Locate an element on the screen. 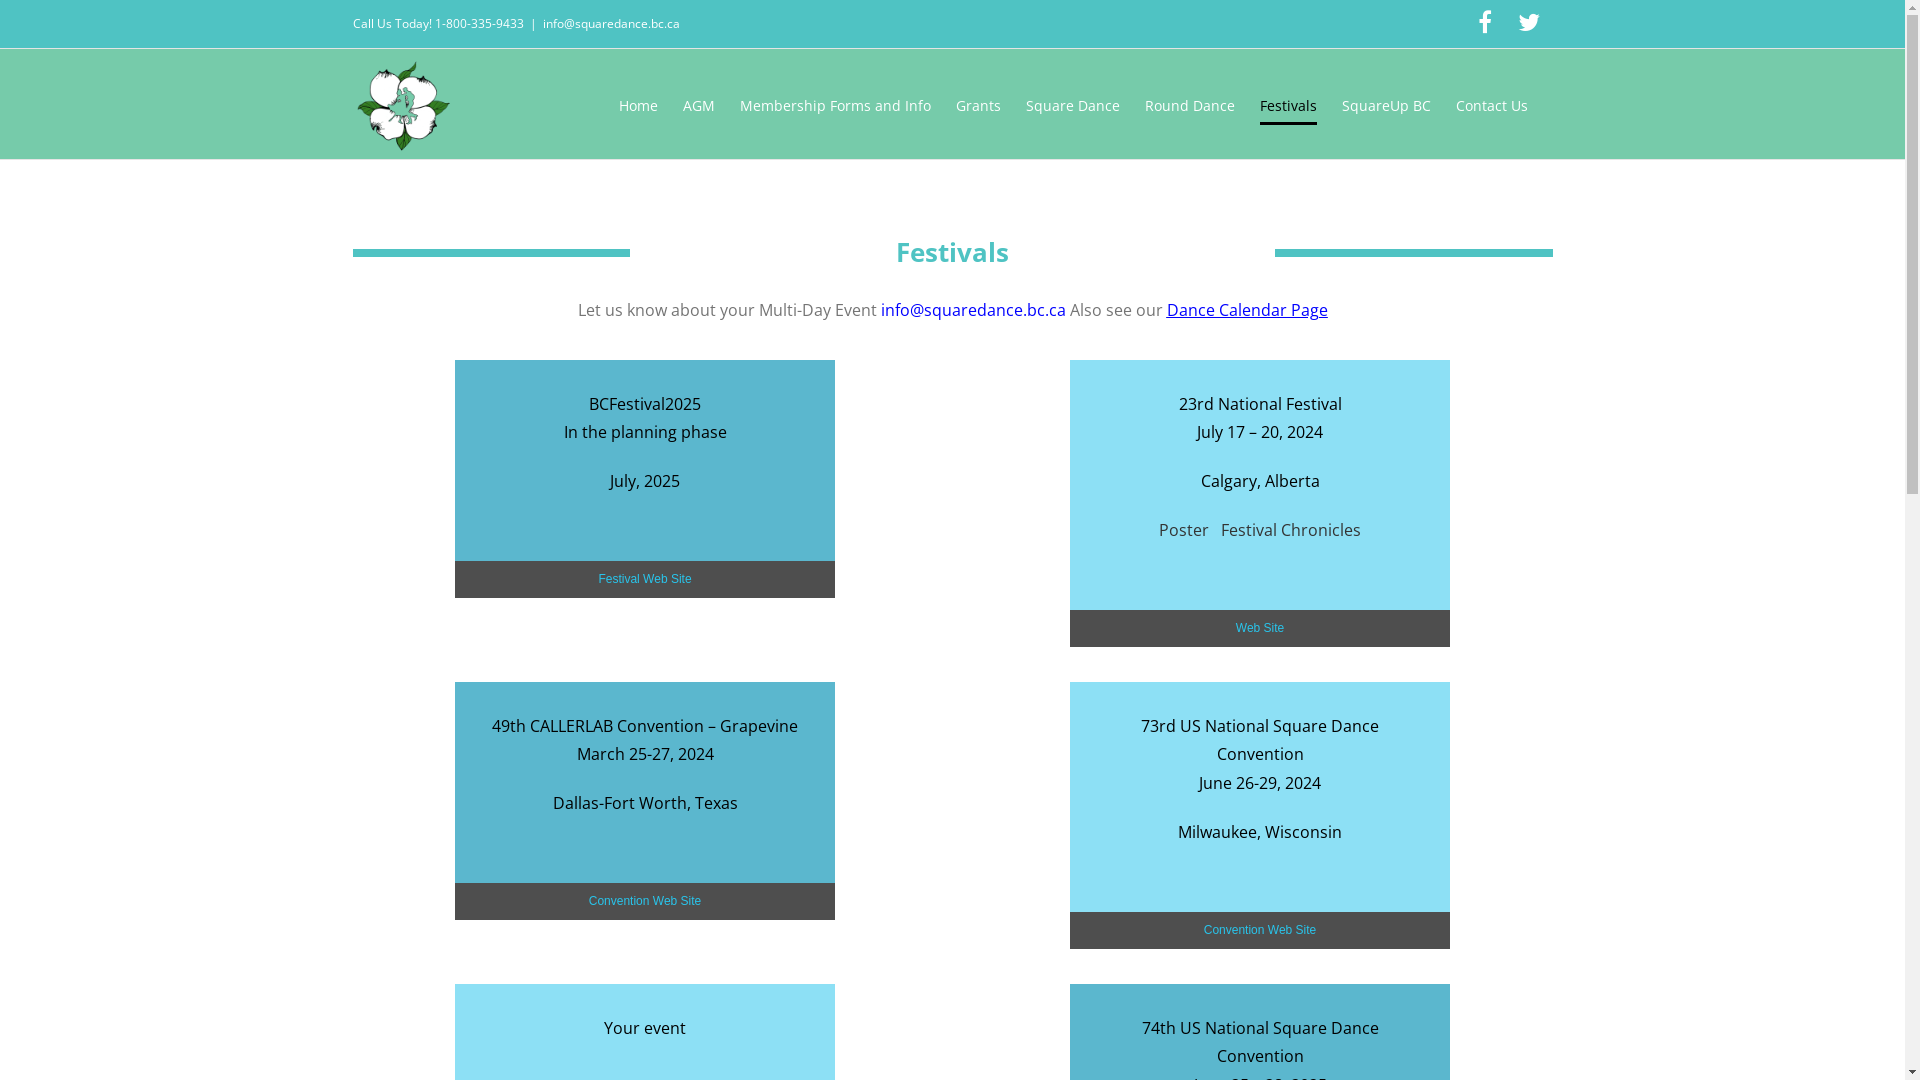 The width and height of the screenshot is (1920, 1080). 'Home' is located at coordinates (636, 105).